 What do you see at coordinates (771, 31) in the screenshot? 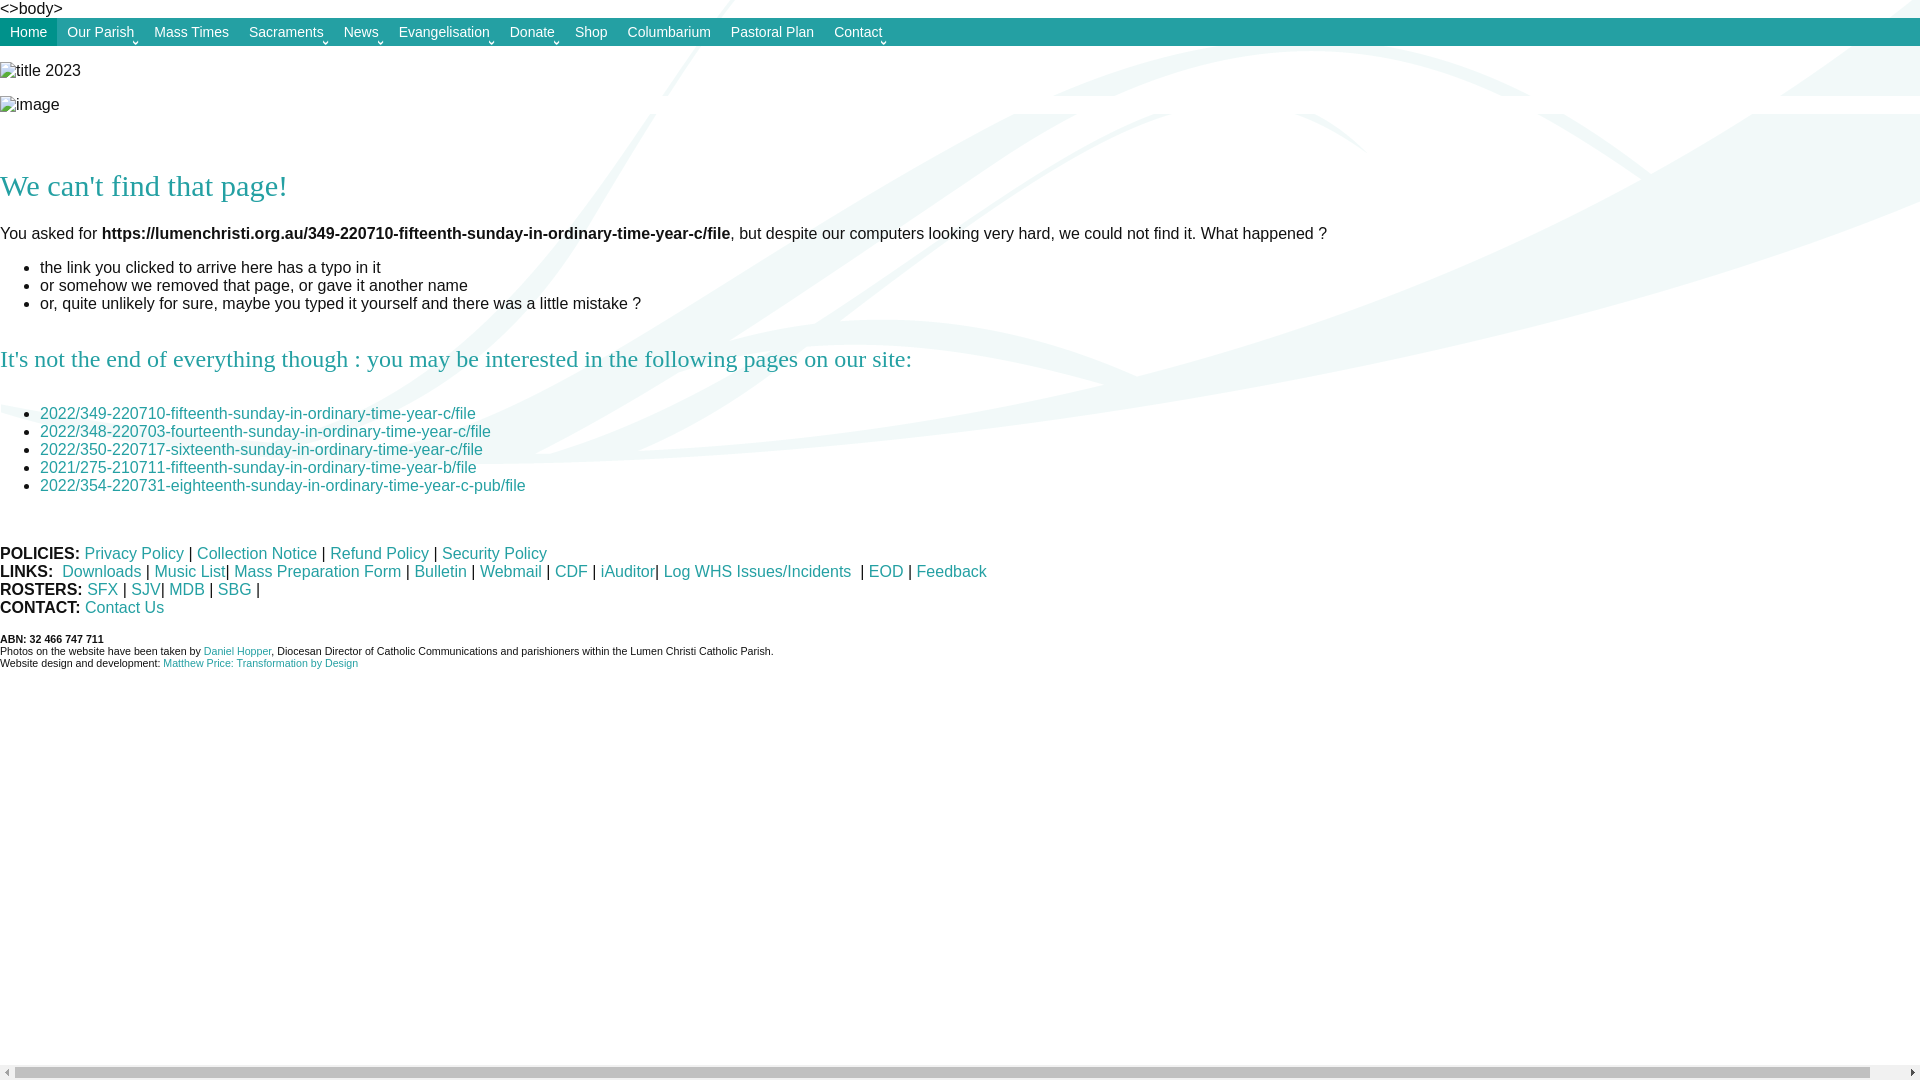
I see `'Pastoral Plan'` at bounding box center [771, 31].